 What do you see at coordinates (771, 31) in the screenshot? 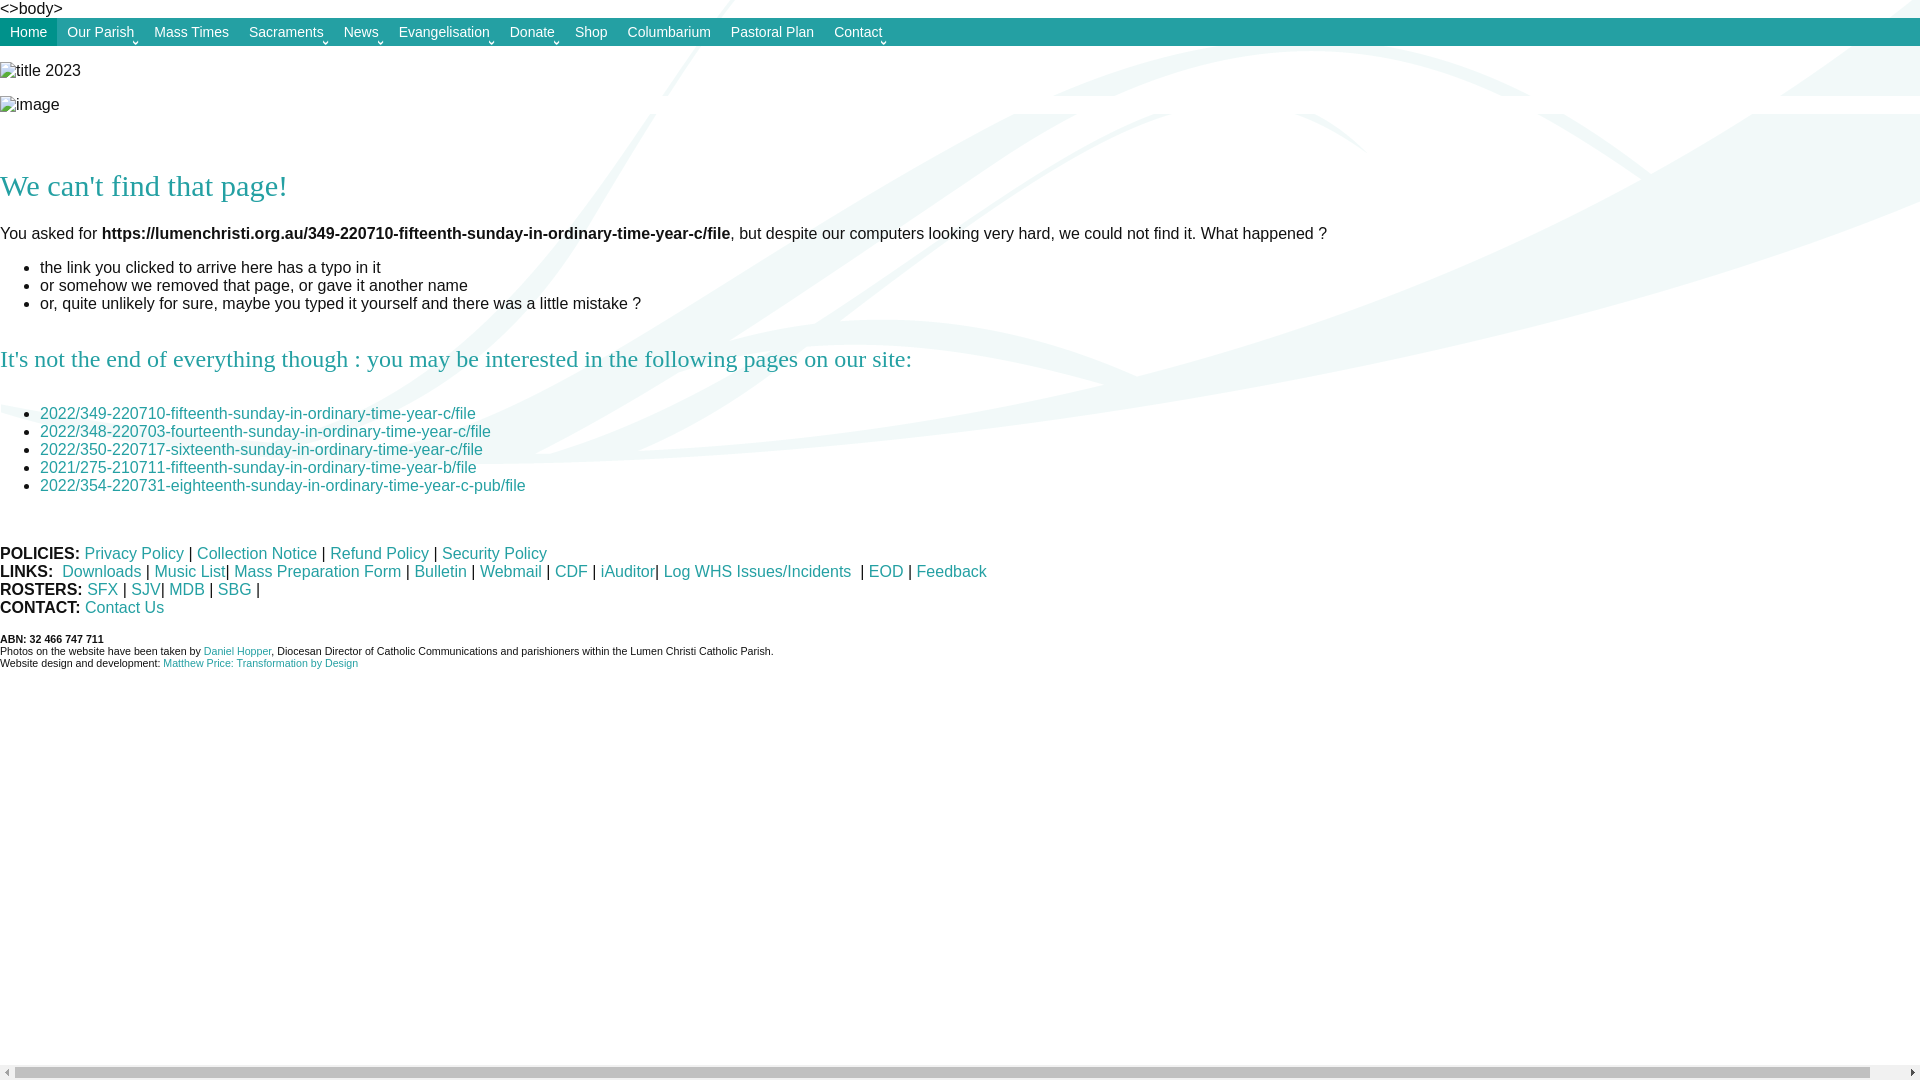
I see `'Pastoral Plan'` at bounding box center [771, 31].